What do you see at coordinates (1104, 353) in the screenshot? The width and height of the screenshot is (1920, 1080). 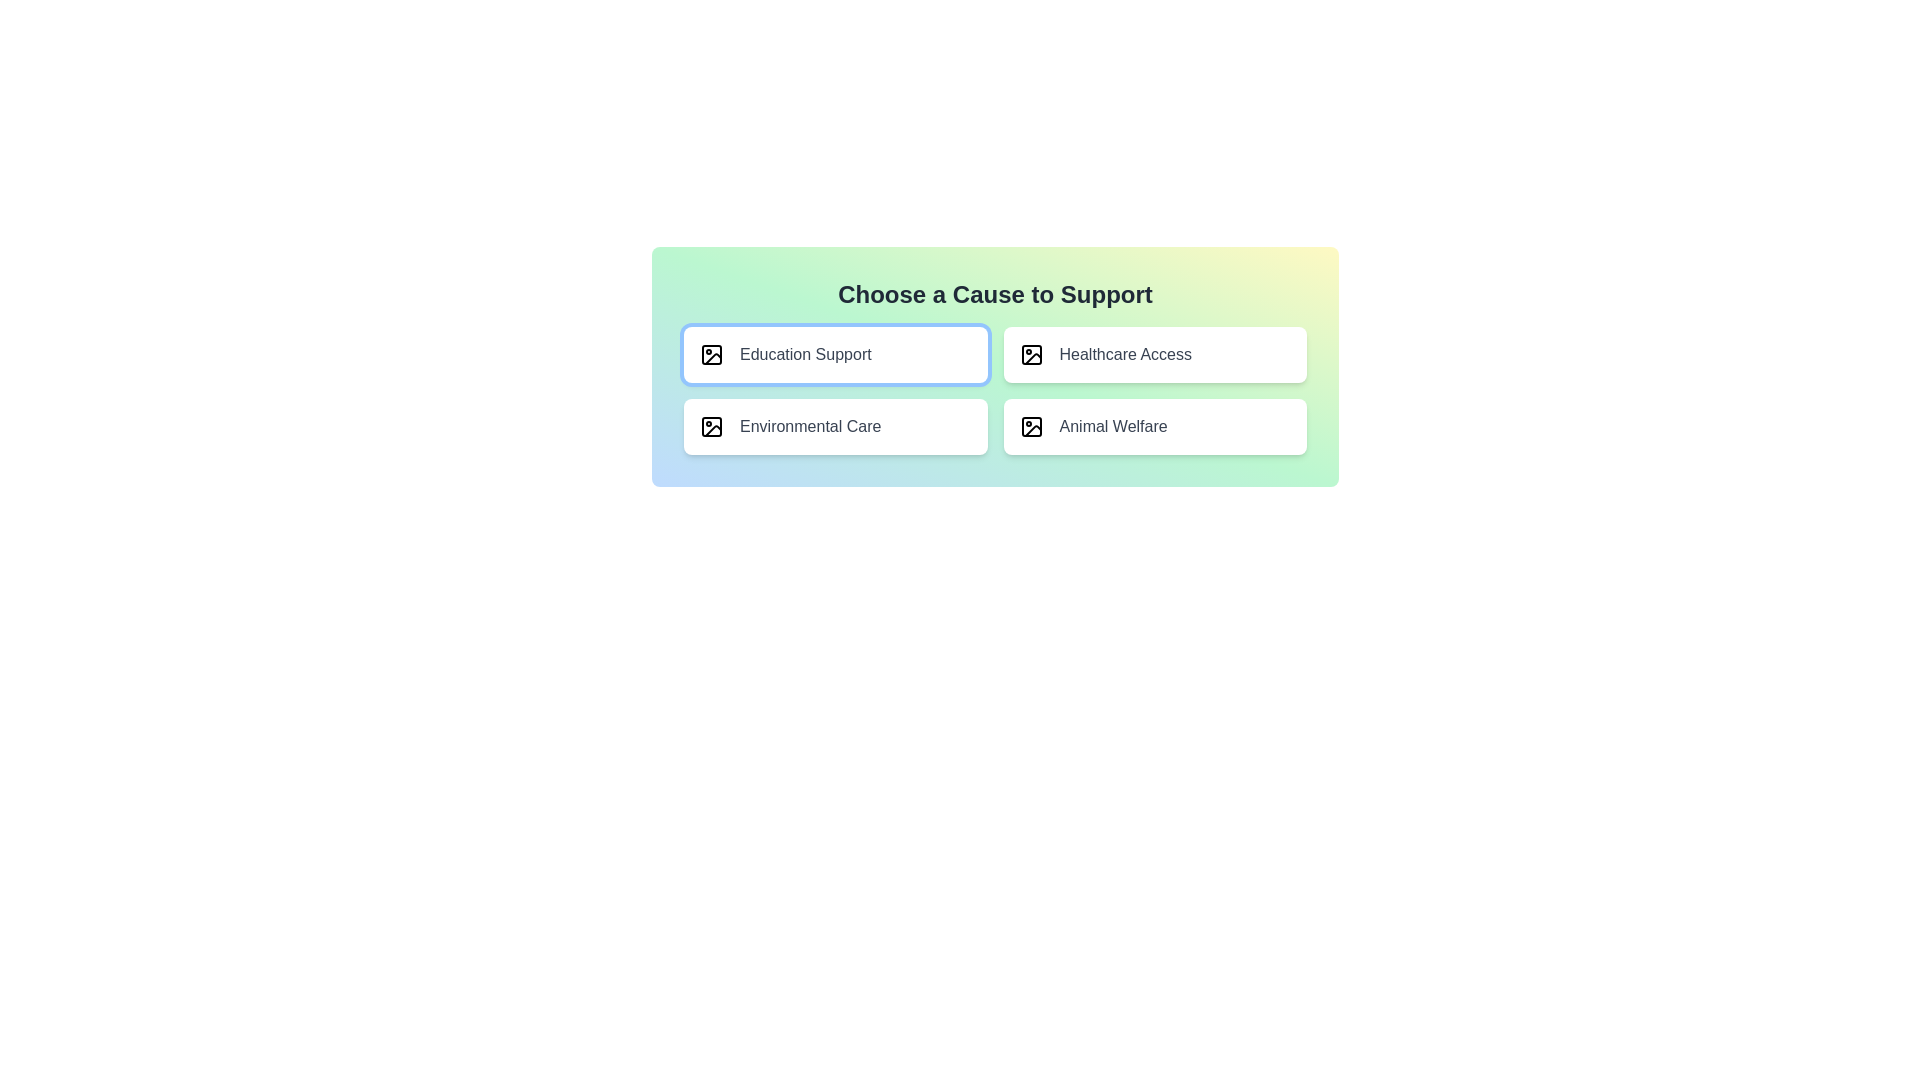 I see `the interactive list item labeled 'Healthcare Access' which is the second option in the top row of a 2x2 clickable grid layout` at bounding box center [1104, 353].